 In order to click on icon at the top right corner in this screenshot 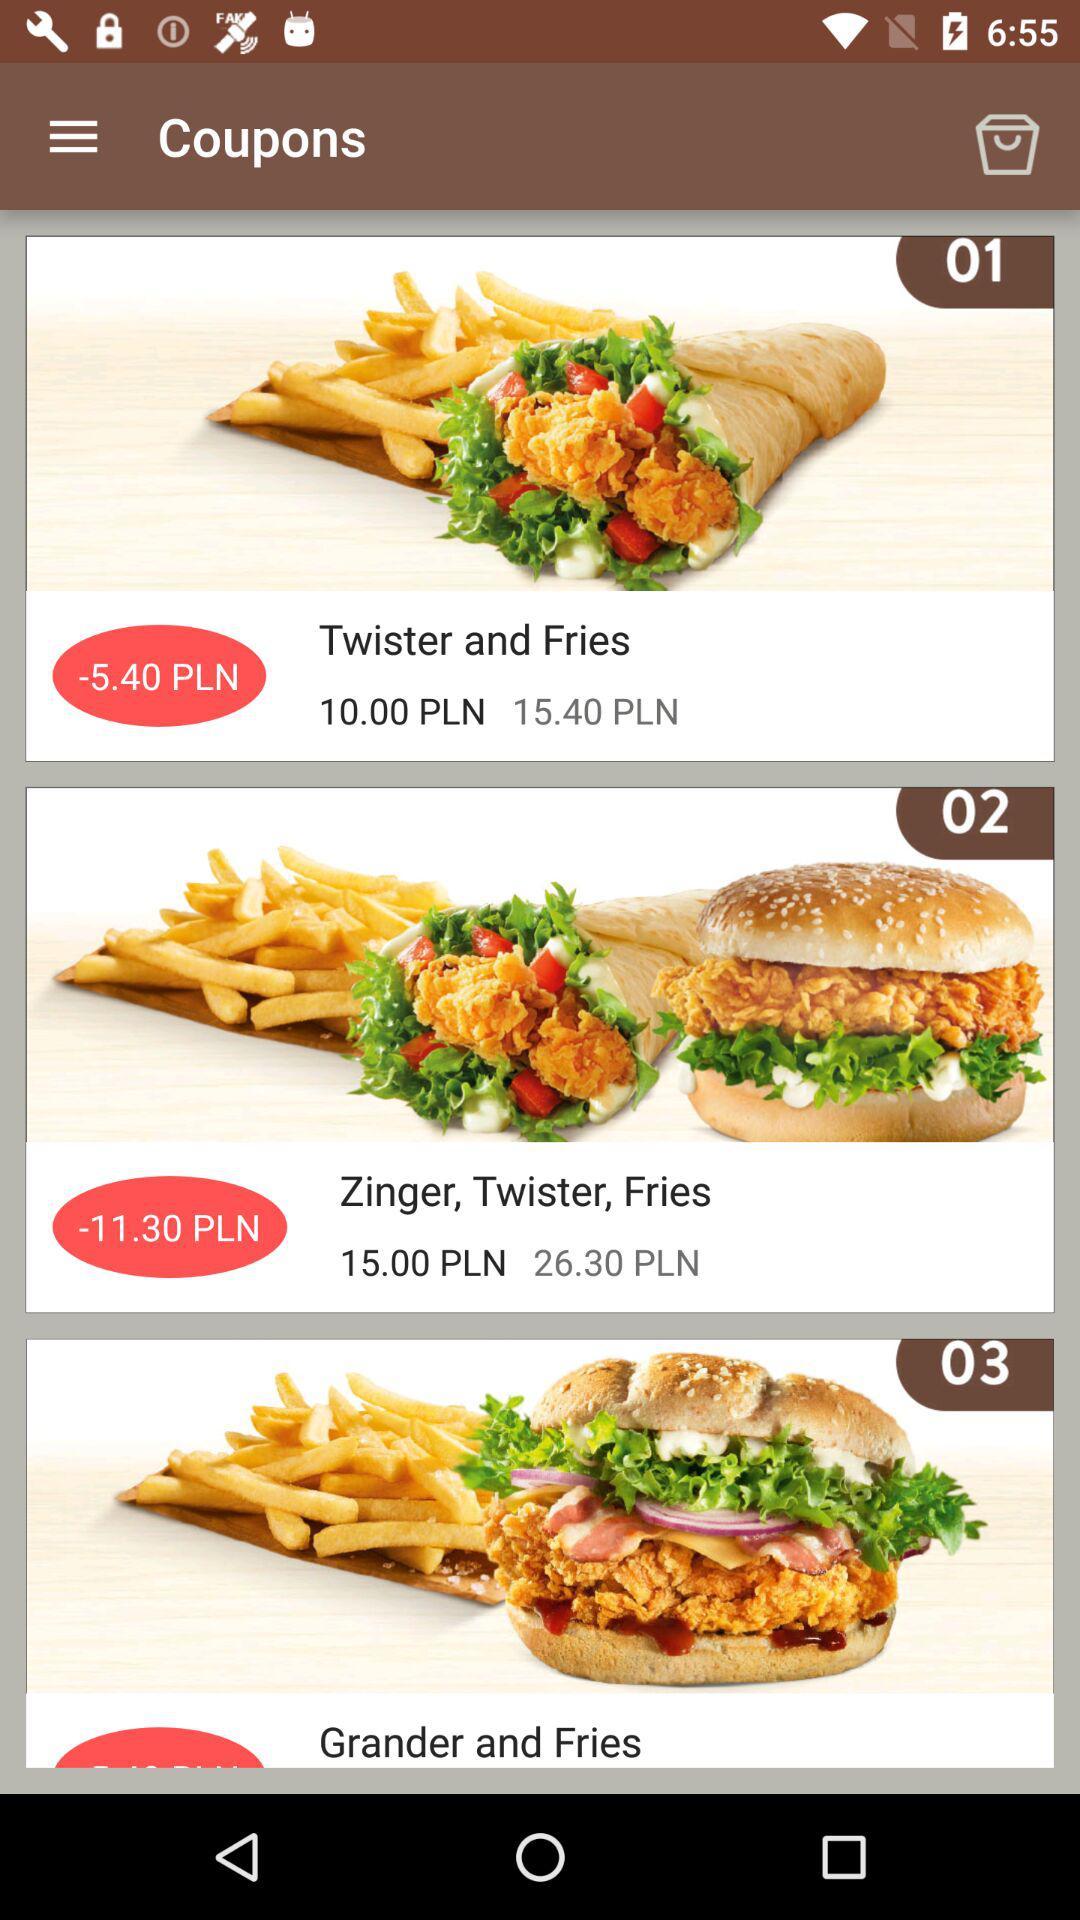, I will do `click(1006, 135)`.